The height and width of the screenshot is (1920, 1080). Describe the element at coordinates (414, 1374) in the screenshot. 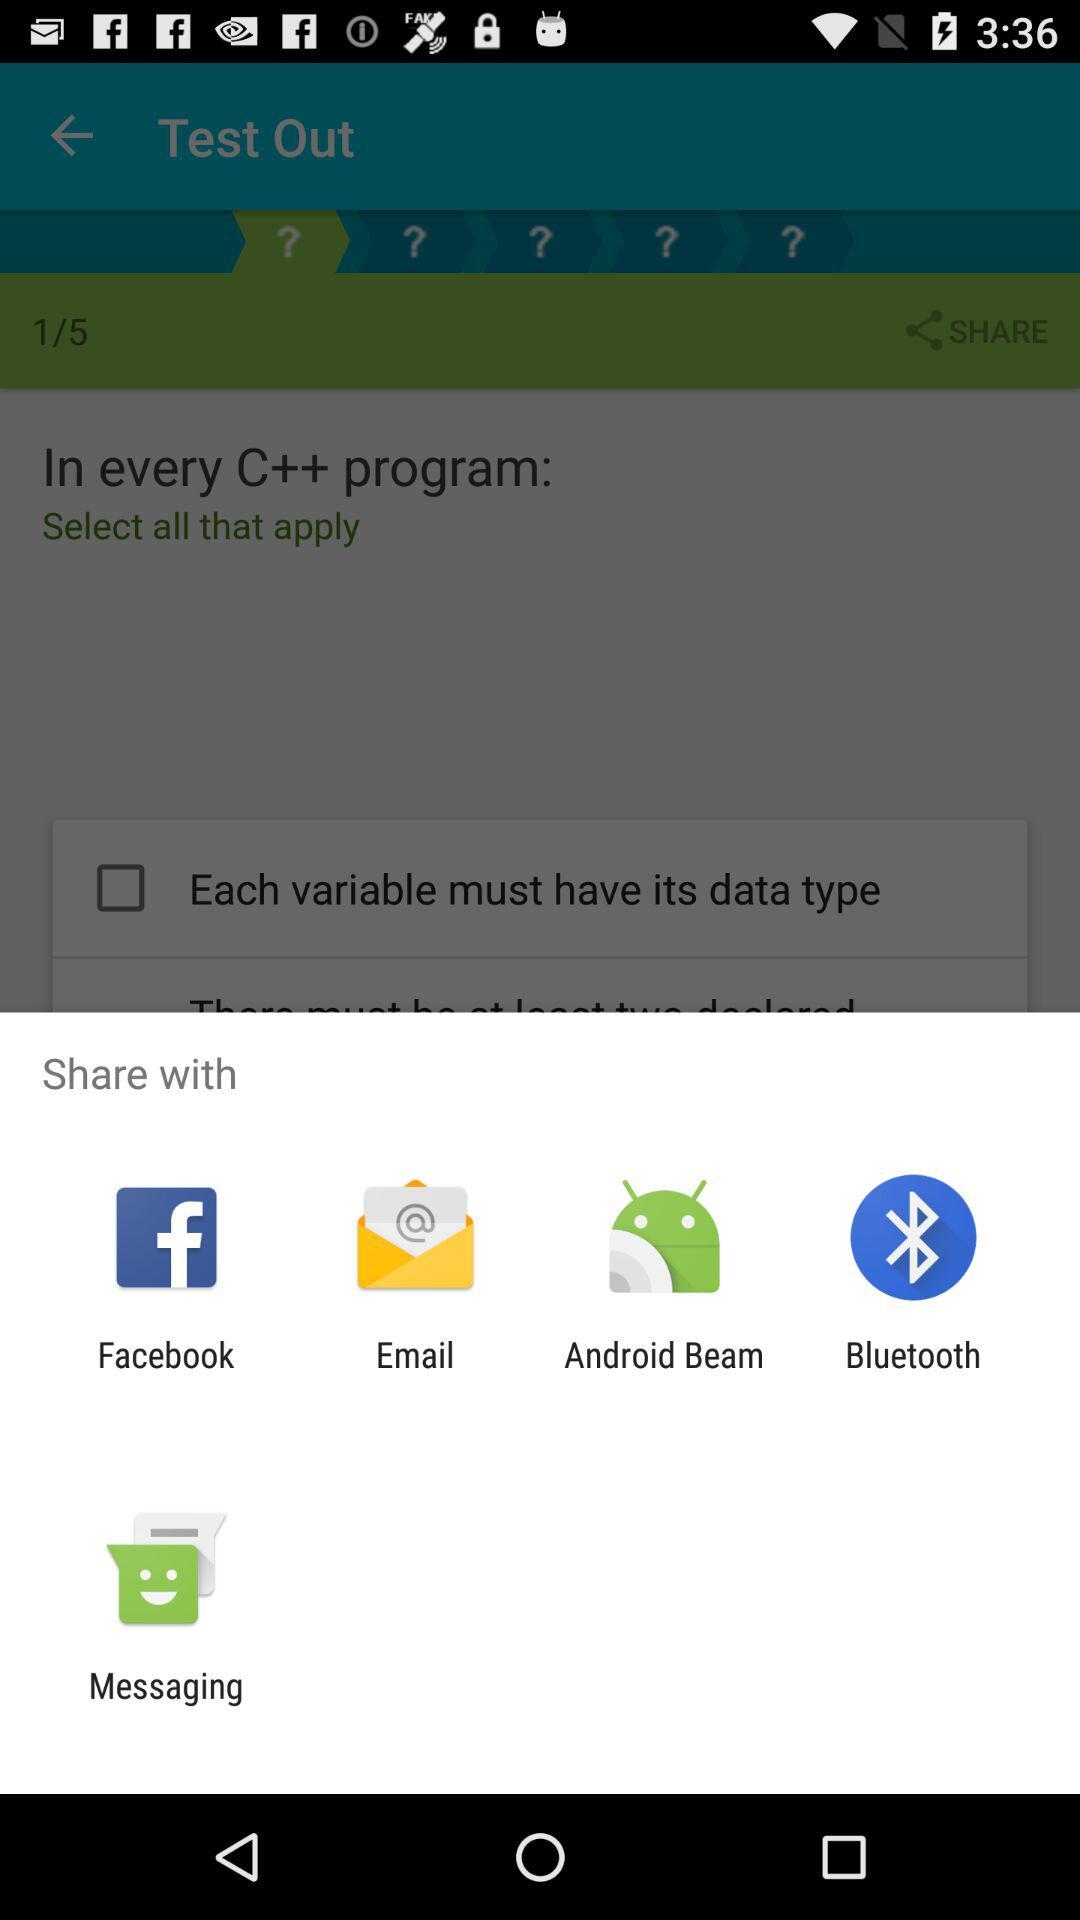

I see `item next to the android beam icon` at that location.